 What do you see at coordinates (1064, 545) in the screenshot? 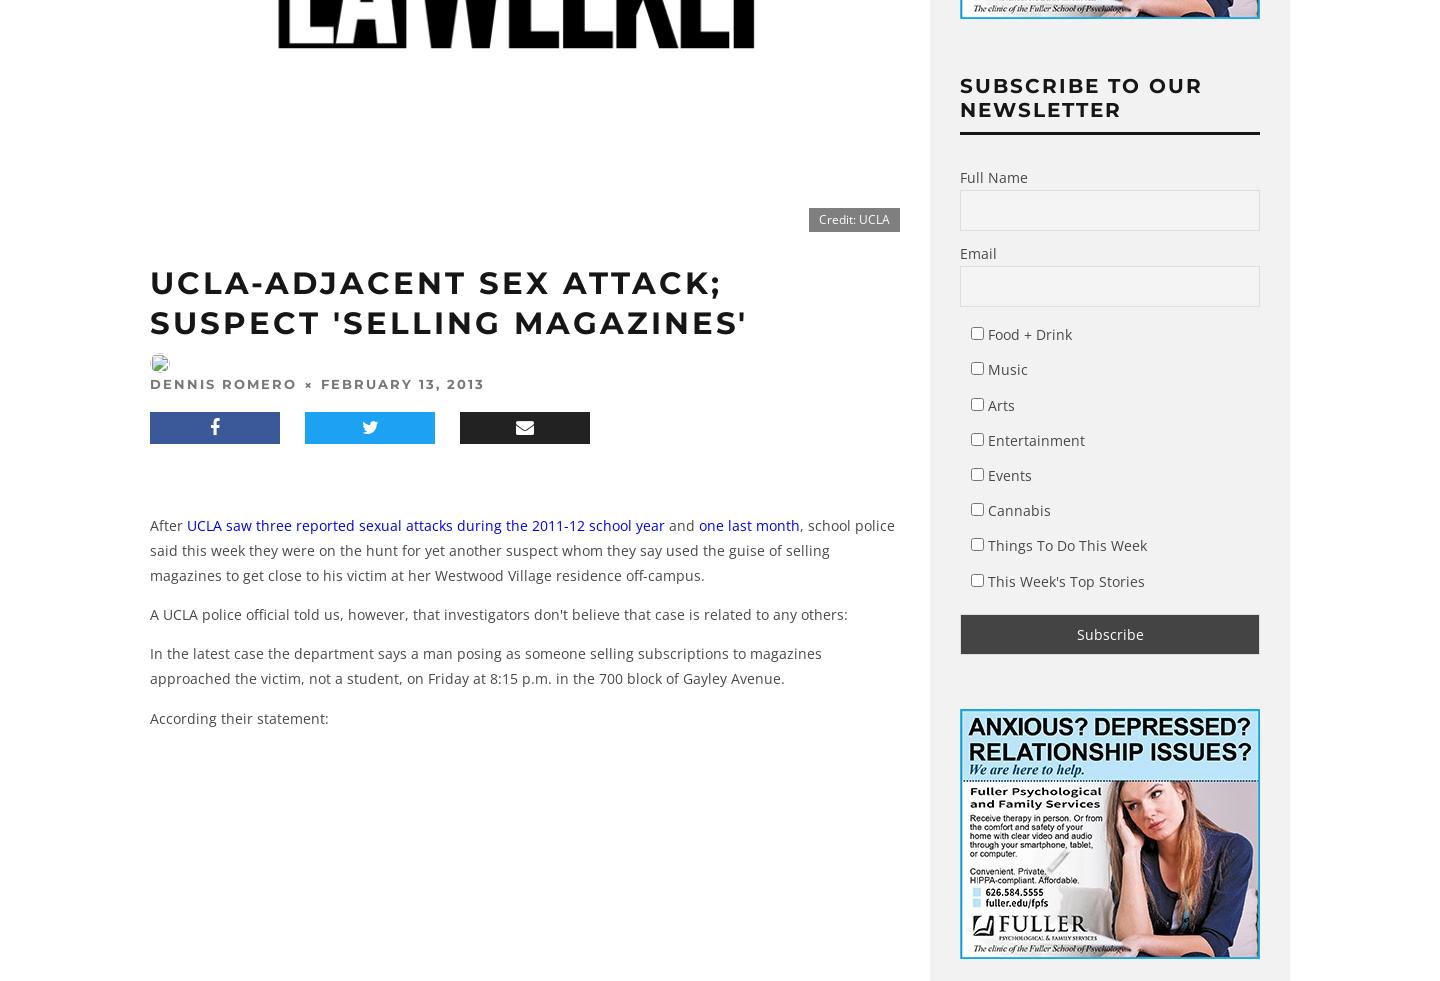
I see `'Things To Do This Week'` at bounding box center [1064, 545].